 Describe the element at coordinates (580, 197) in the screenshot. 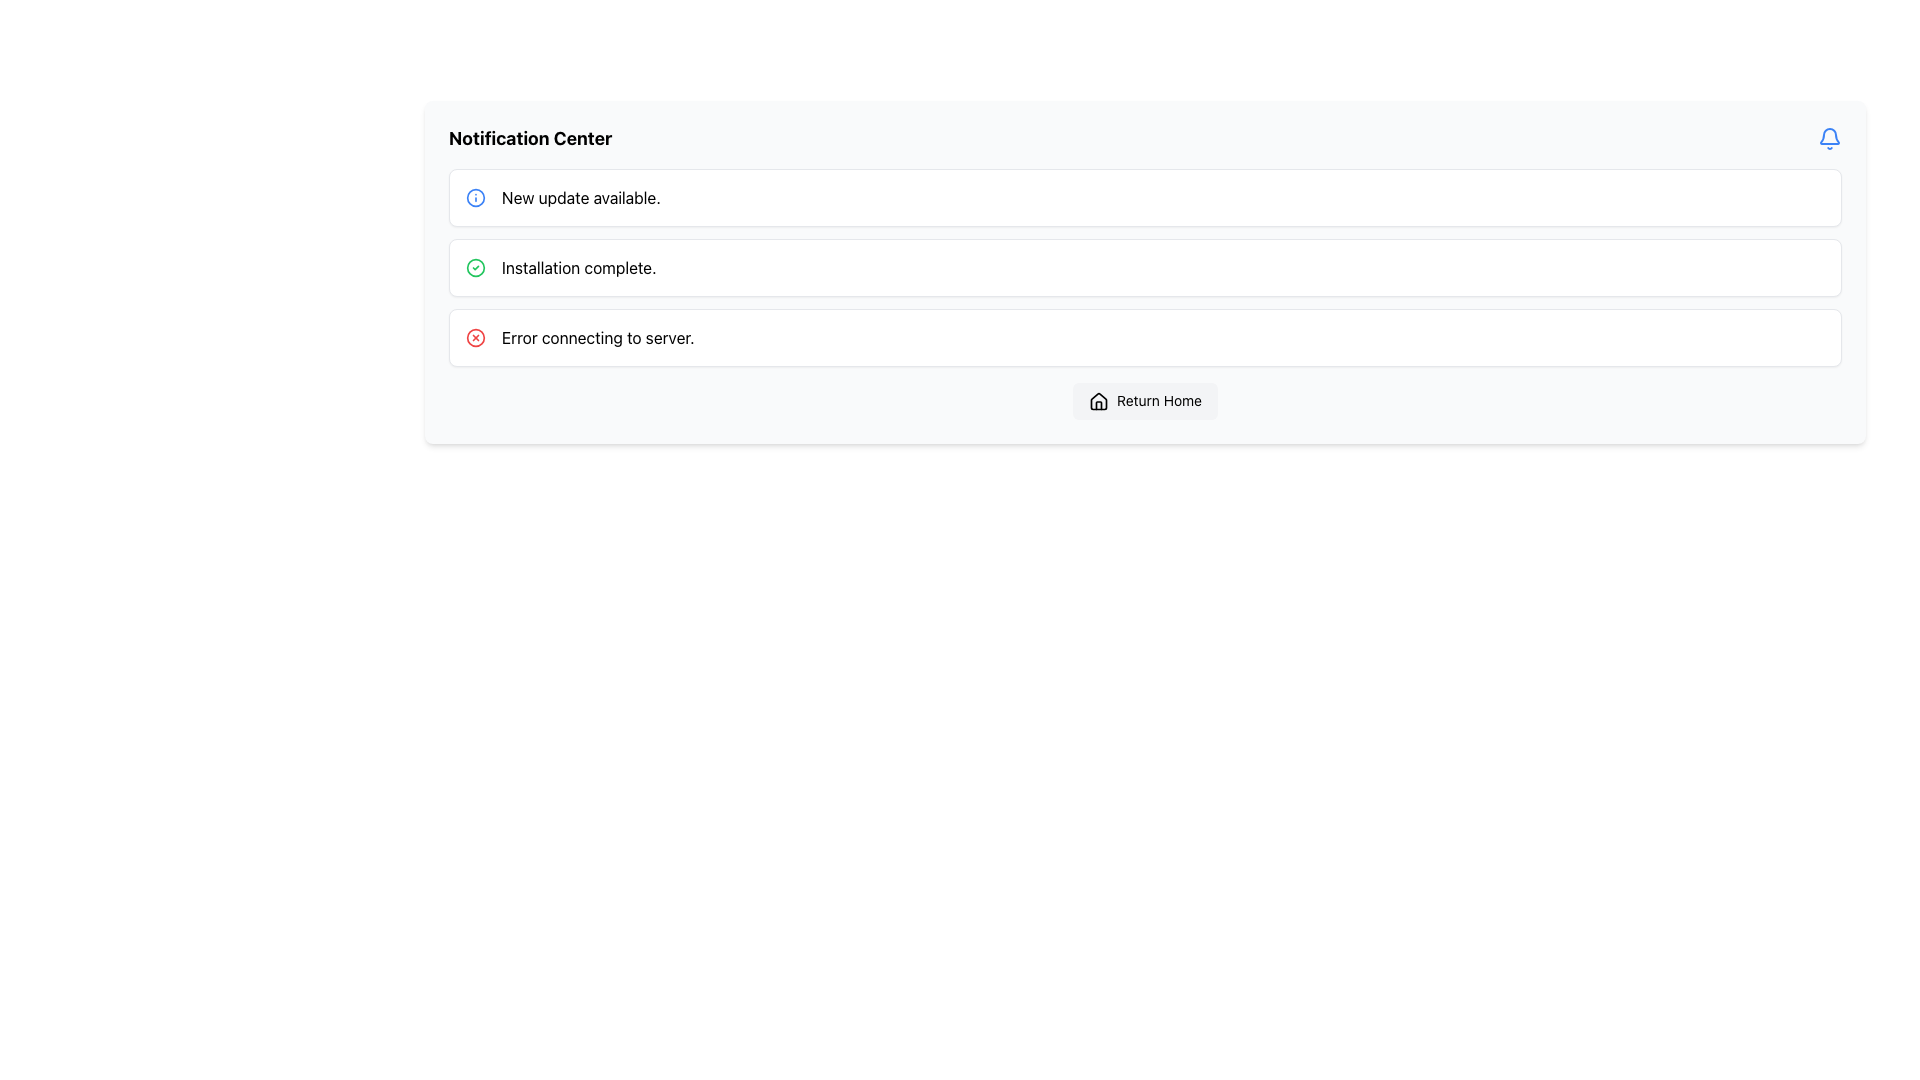

I see `the Text Label that displays the message 'New update available.' in the notification center` at that location.